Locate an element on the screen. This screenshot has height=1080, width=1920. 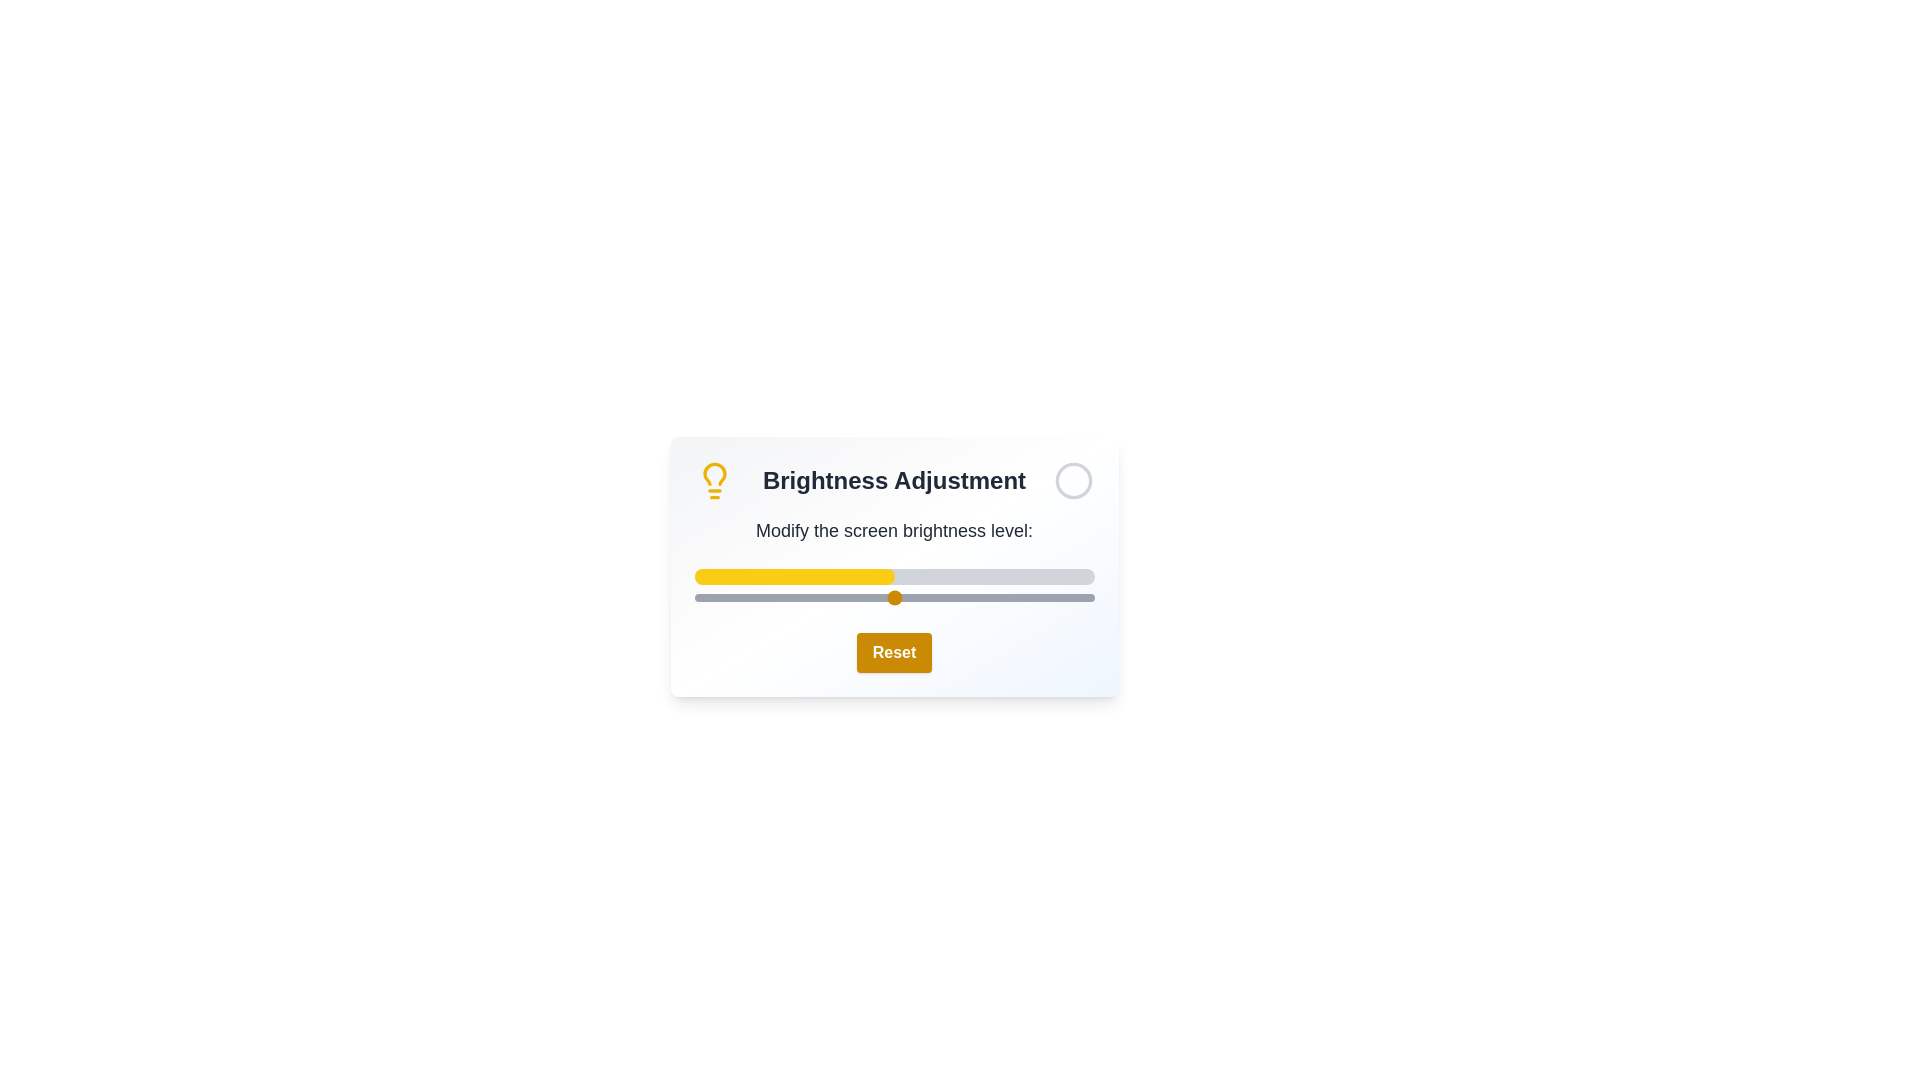
the brightness slider to 87% is located at coordinates (1041, 596).